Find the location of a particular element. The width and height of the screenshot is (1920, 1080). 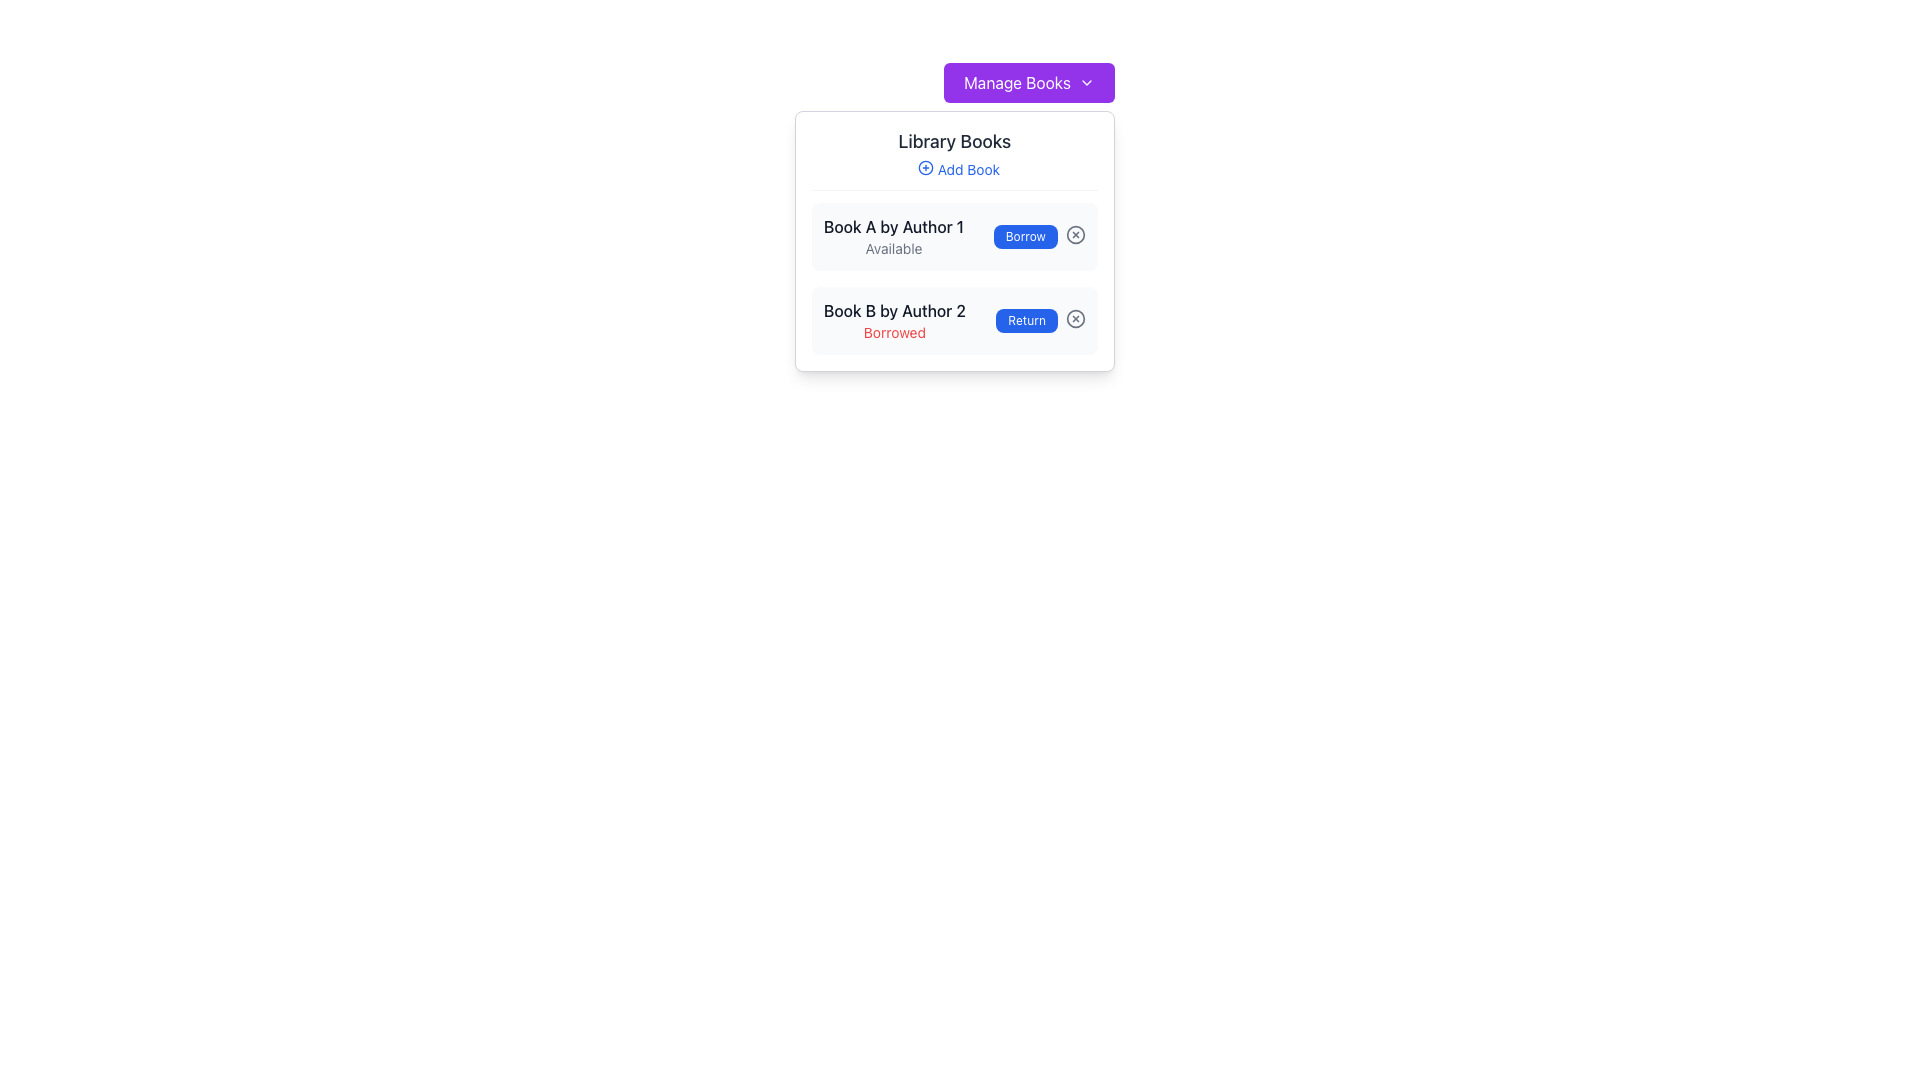

the button to the right of the text 'Book A by Author 1' is located at coordinates (1039, 235).